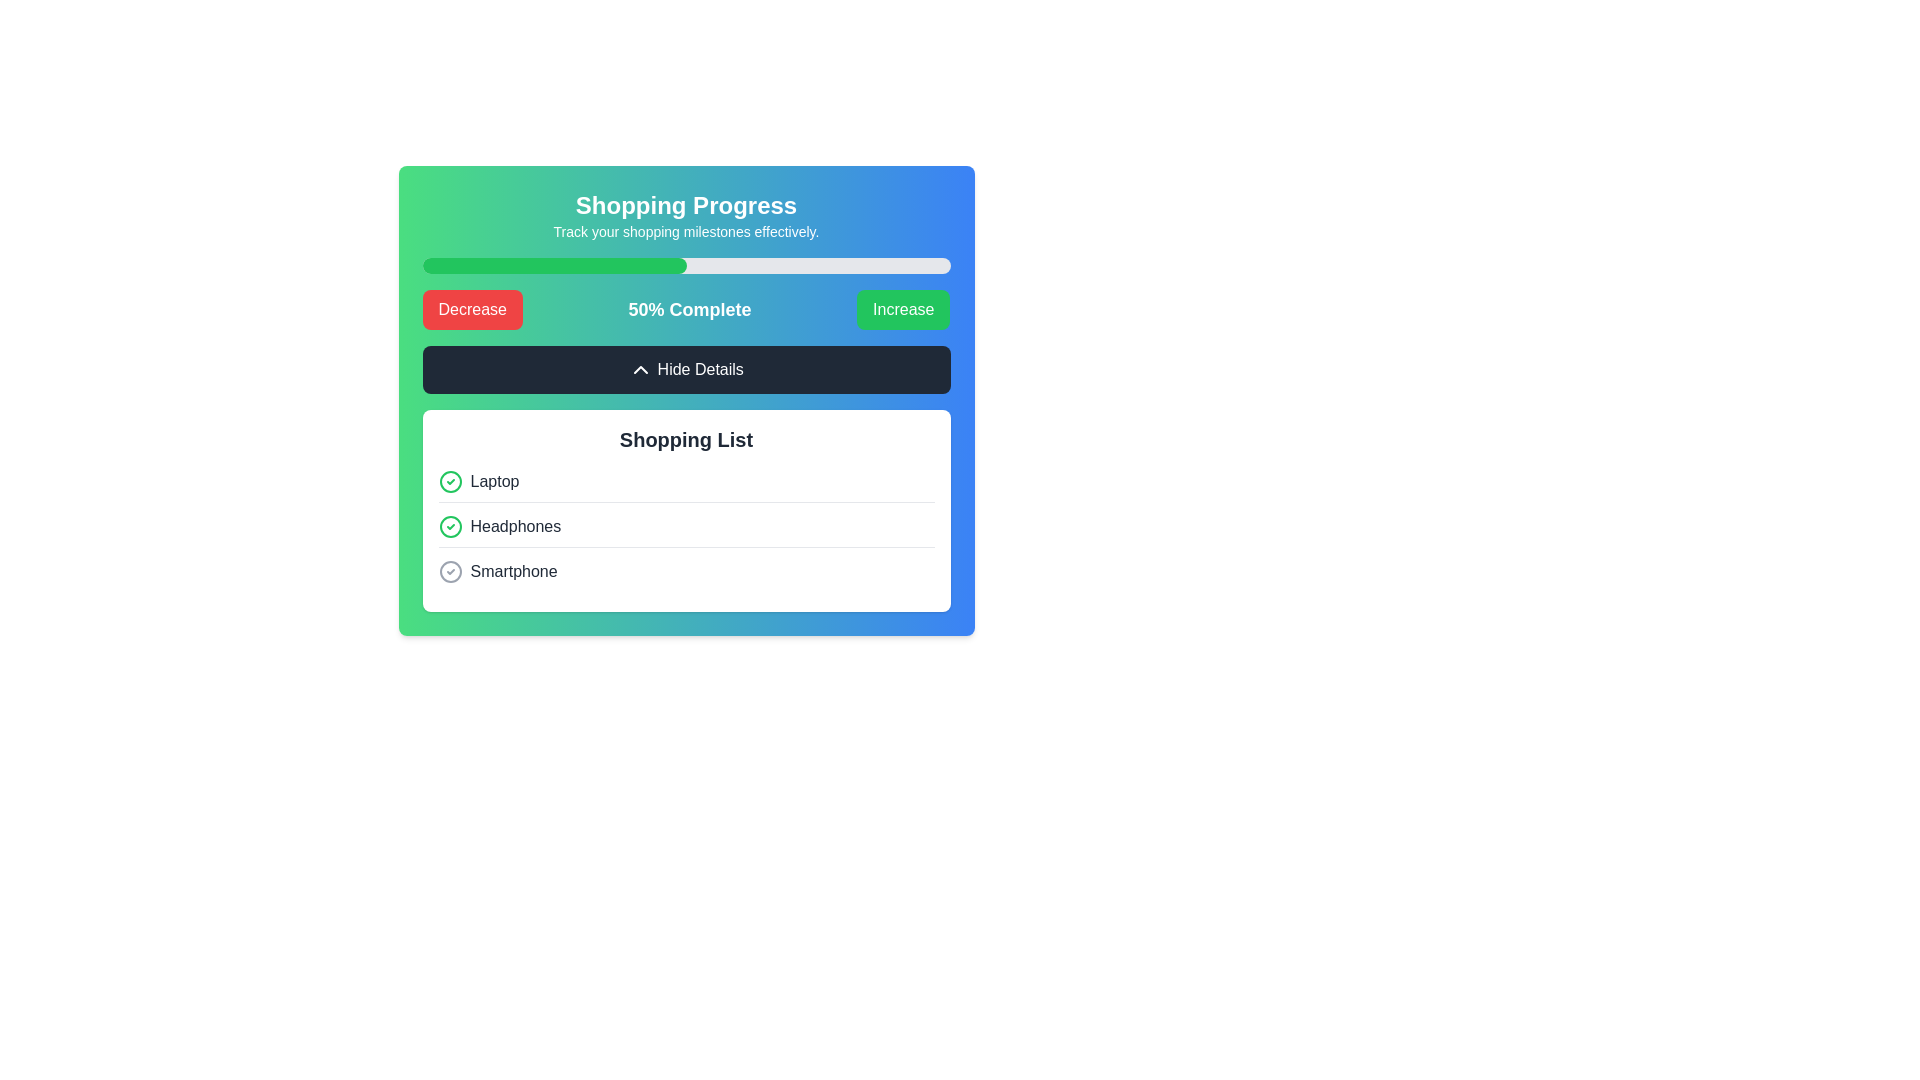 This screenshot has width=1920, height=1080. I want to click on the text phrase 'Track your shopping milestones effectively.' which is located directly below the 'Shopping Progress' title and is centrally aligned within the interface, so click(686, 230).